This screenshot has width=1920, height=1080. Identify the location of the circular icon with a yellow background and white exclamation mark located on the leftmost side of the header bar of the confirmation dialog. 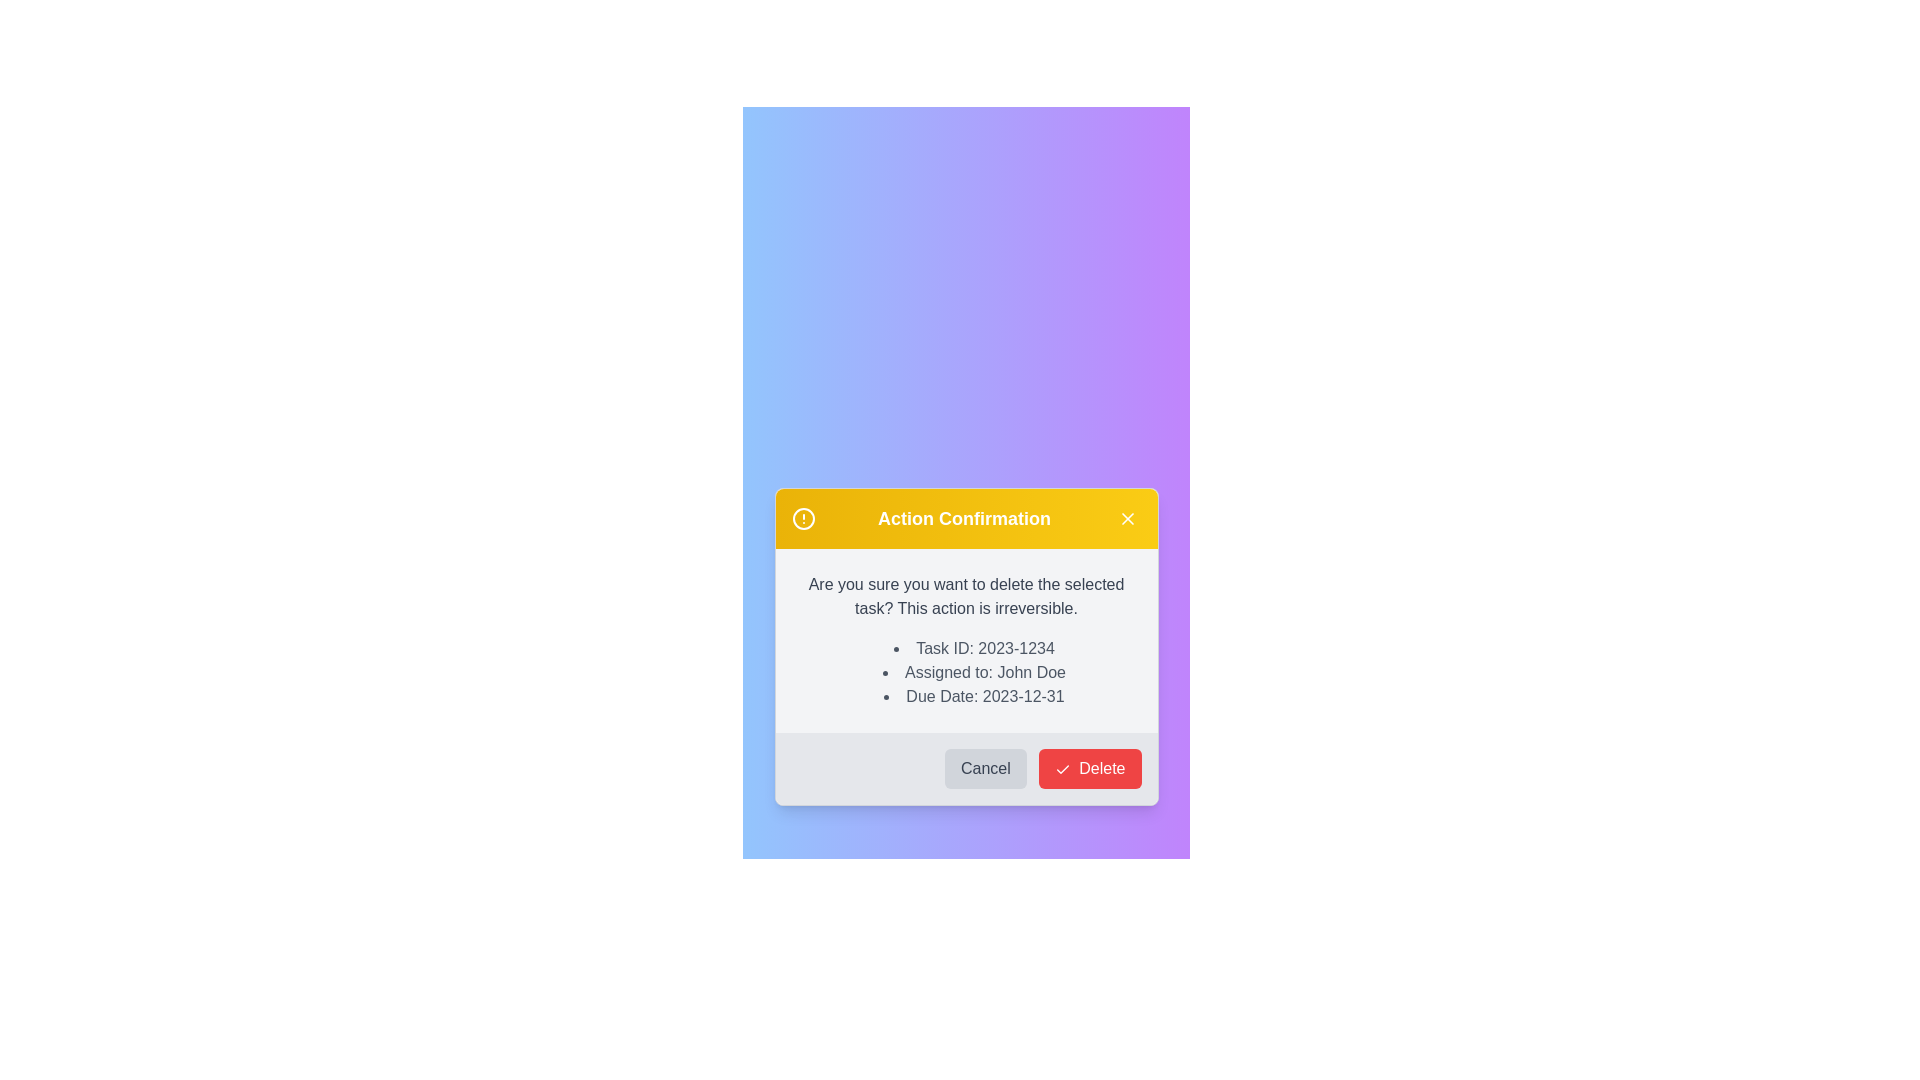
(803, 518).